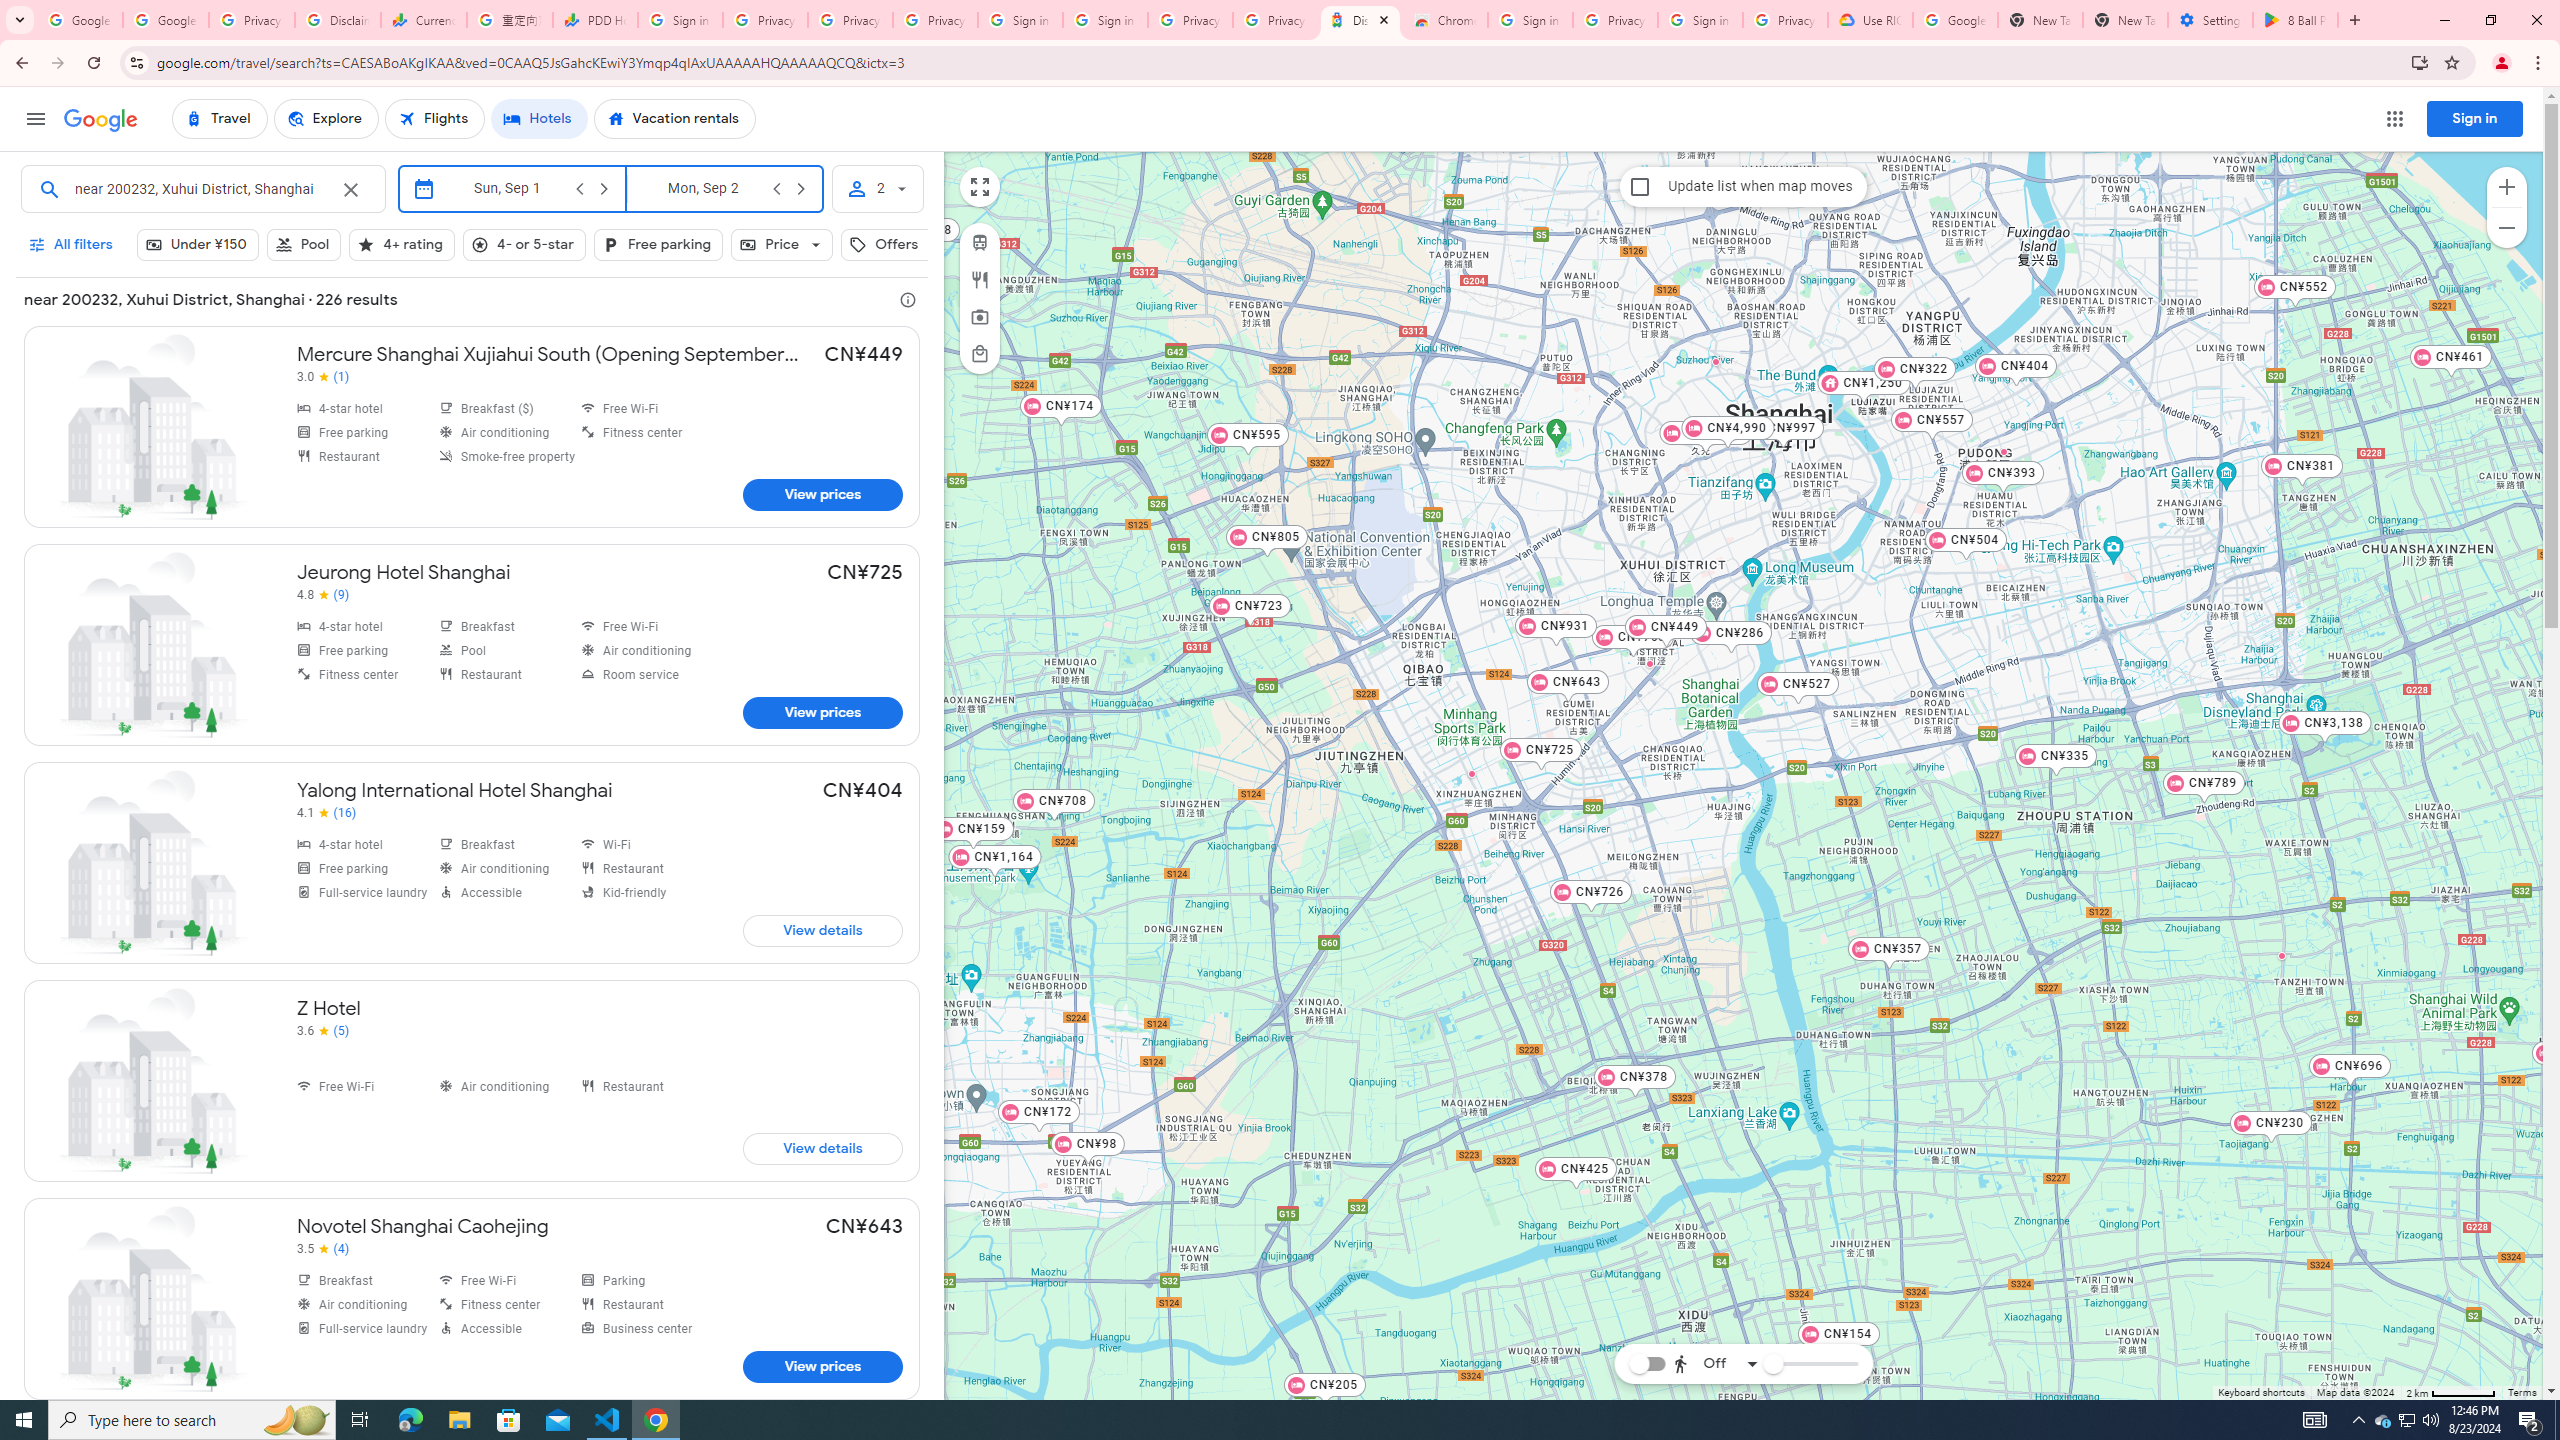  I want to click on 'Learn more about these results', so click(906, 298).